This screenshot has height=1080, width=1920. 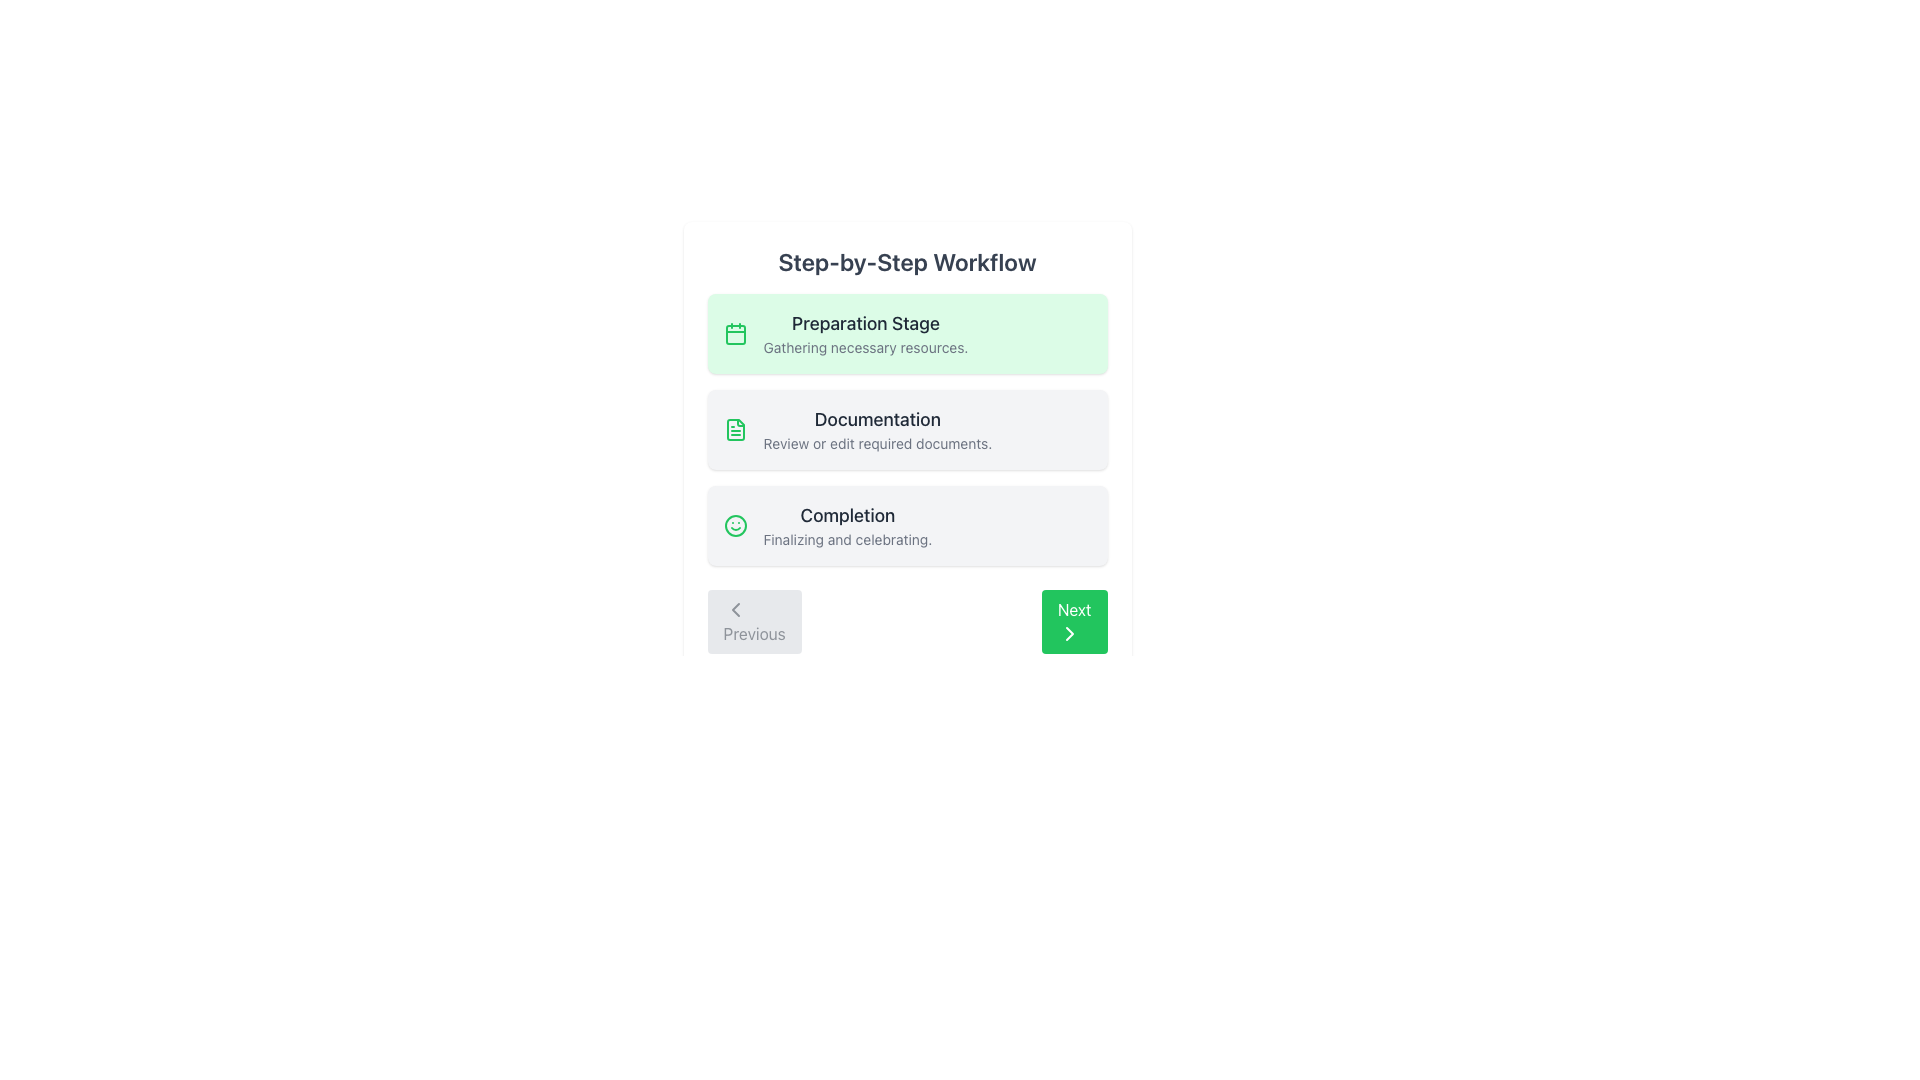 I want to click on the 'Completion' text label in the multi-step workflow, which indicates the current stage of the process, so click(x=847, y=515).